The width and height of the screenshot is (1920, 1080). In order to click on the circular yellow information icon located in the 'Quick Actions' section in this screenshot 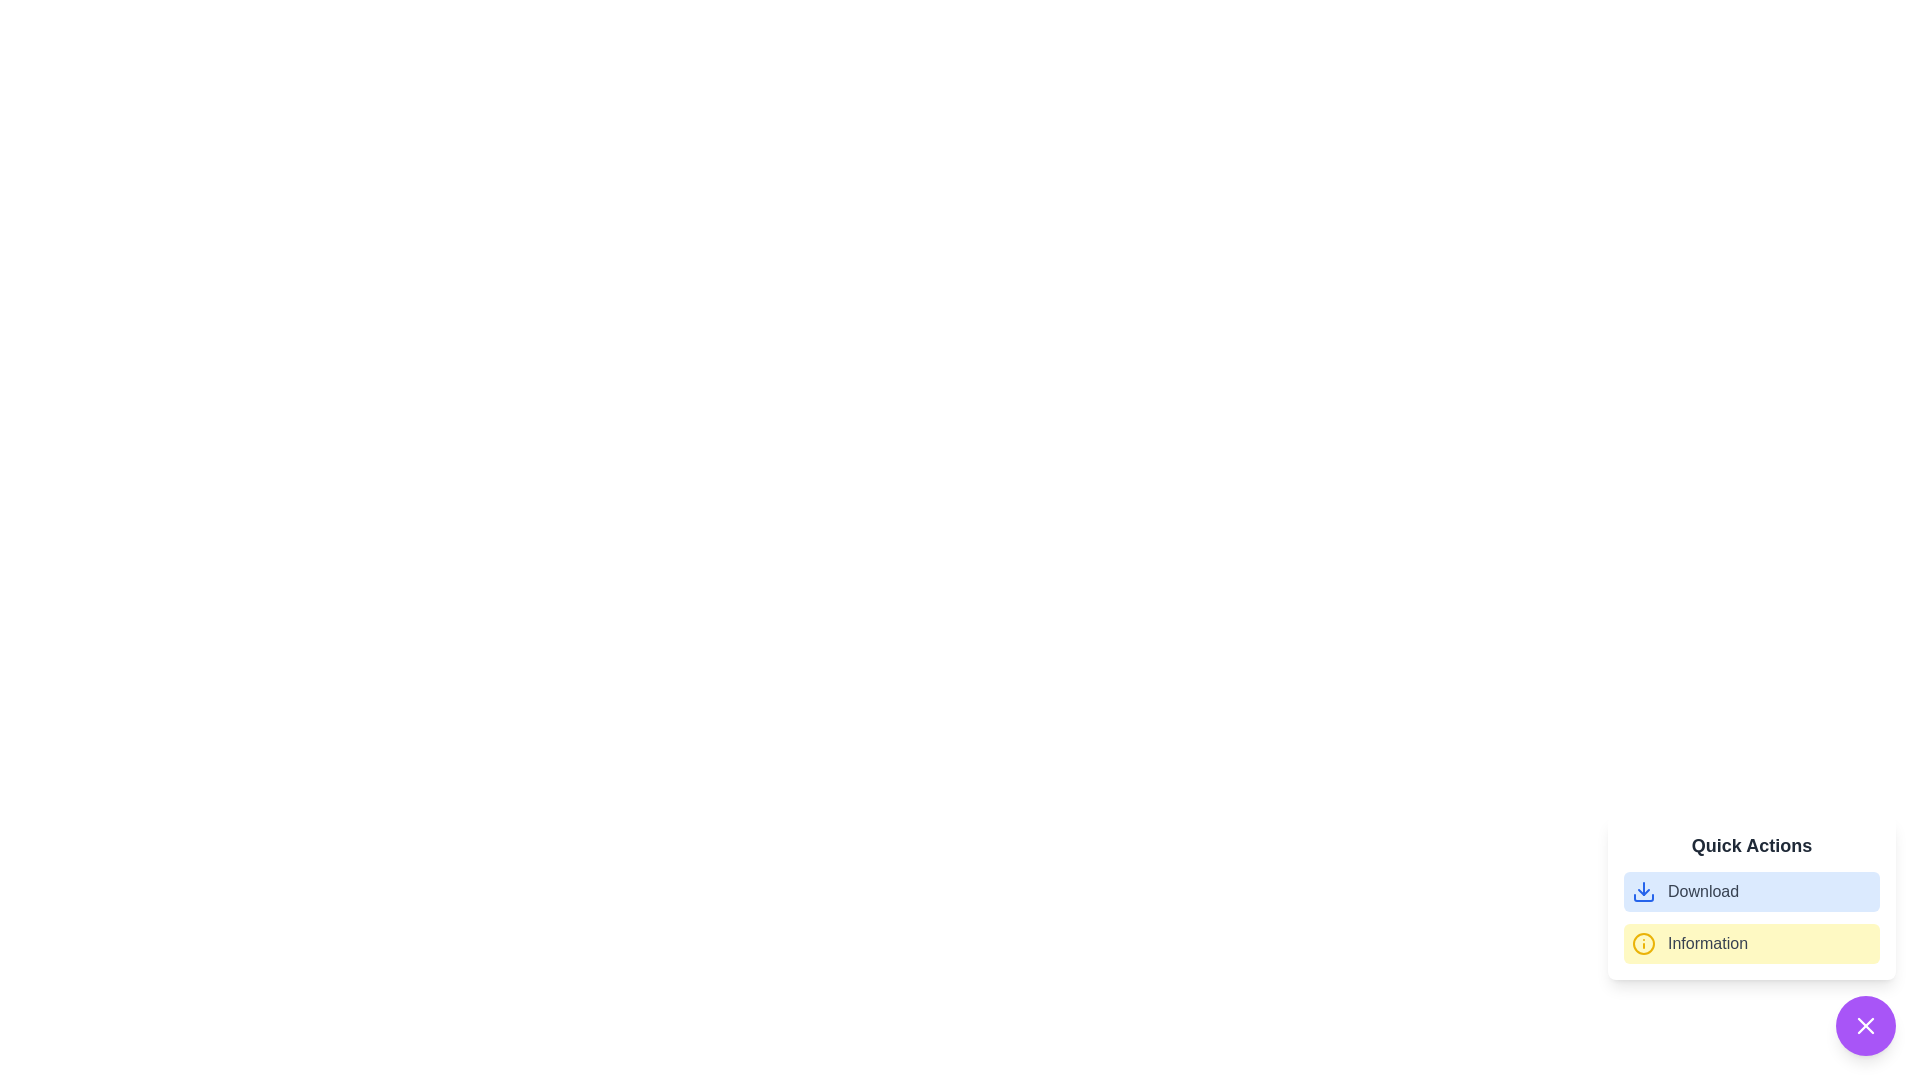, I will do `click(1643, 944)`.